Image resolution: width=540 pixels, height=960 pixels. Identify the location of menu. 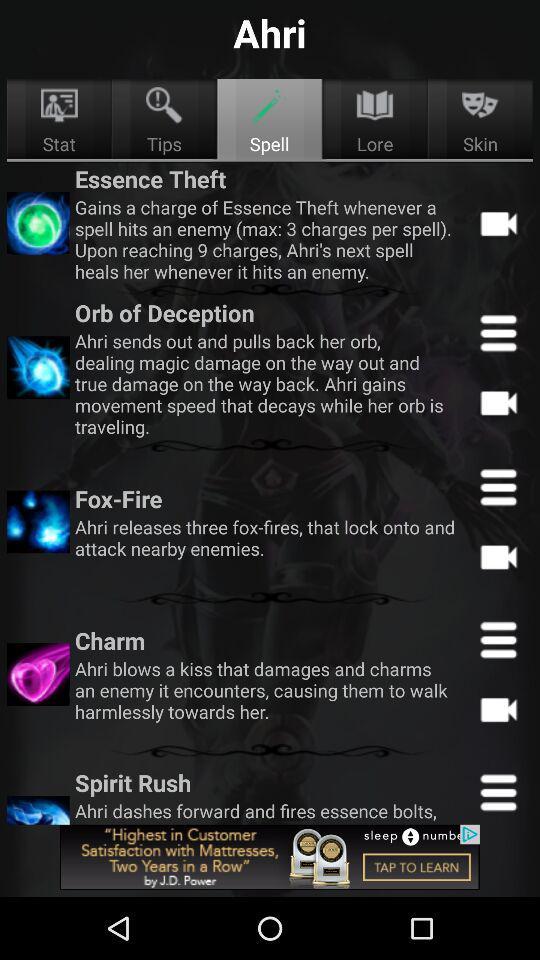
(497, 333).